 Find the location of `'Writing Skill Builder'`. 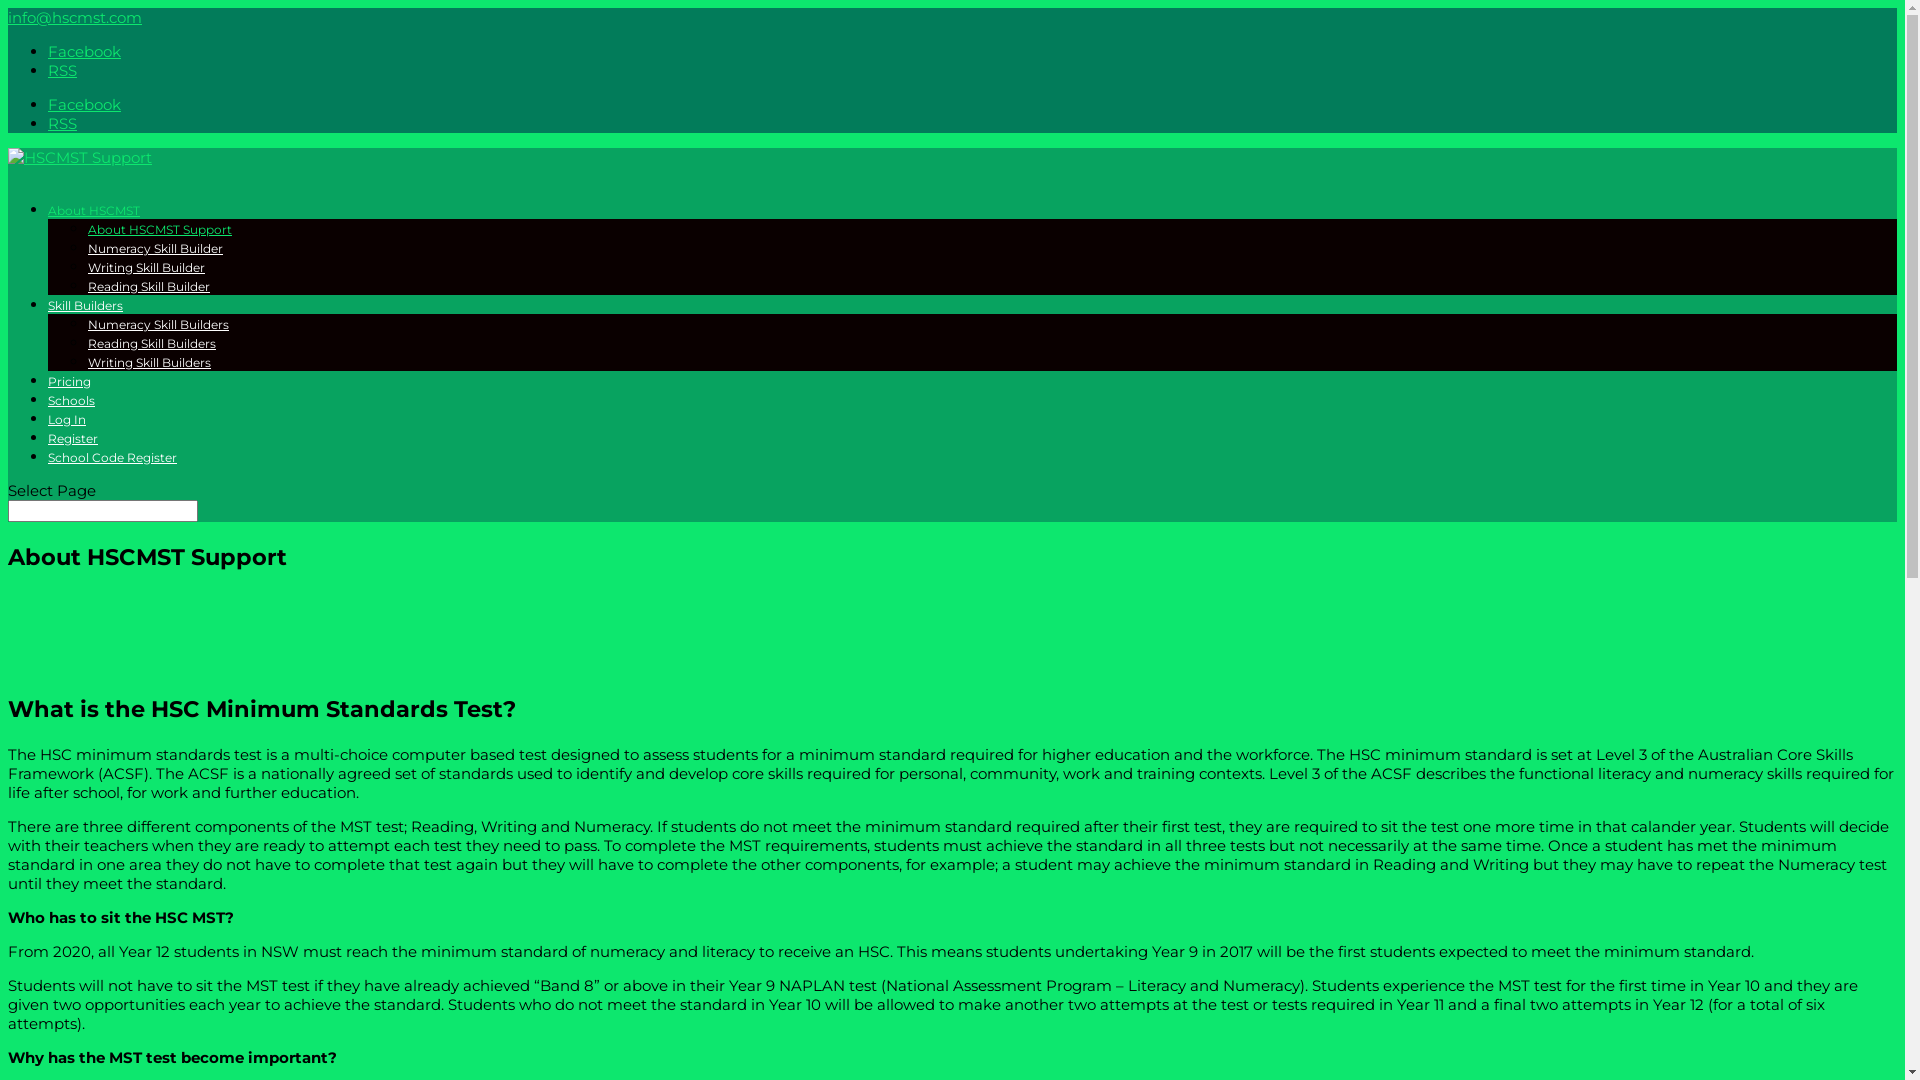

'Writing Skill Builder' is located at coordinates (145, 266).